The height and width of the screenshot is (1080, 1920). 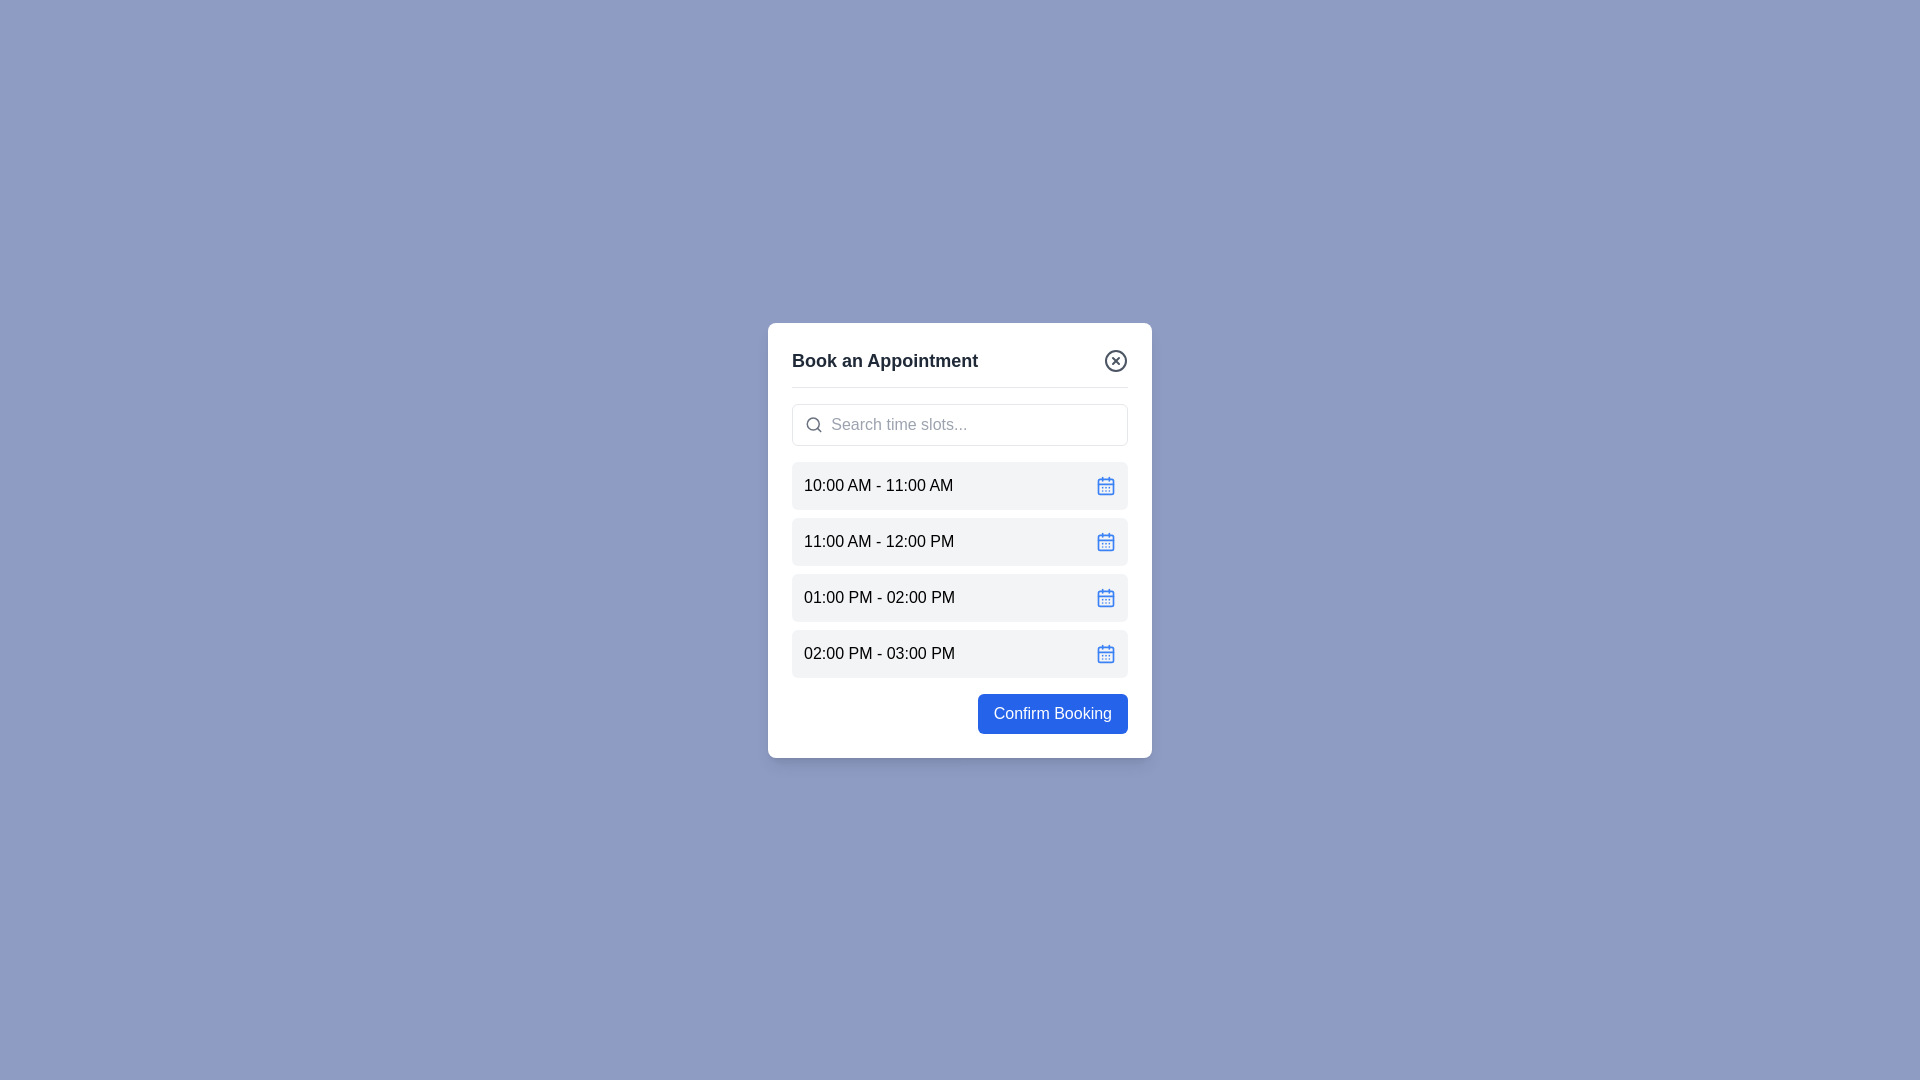 What do you see at coordinates (960, 485) in the screenshot?
I see `the time slot labeled 10:00 AM - 11:00 AM` at bounding box center [960, 485].